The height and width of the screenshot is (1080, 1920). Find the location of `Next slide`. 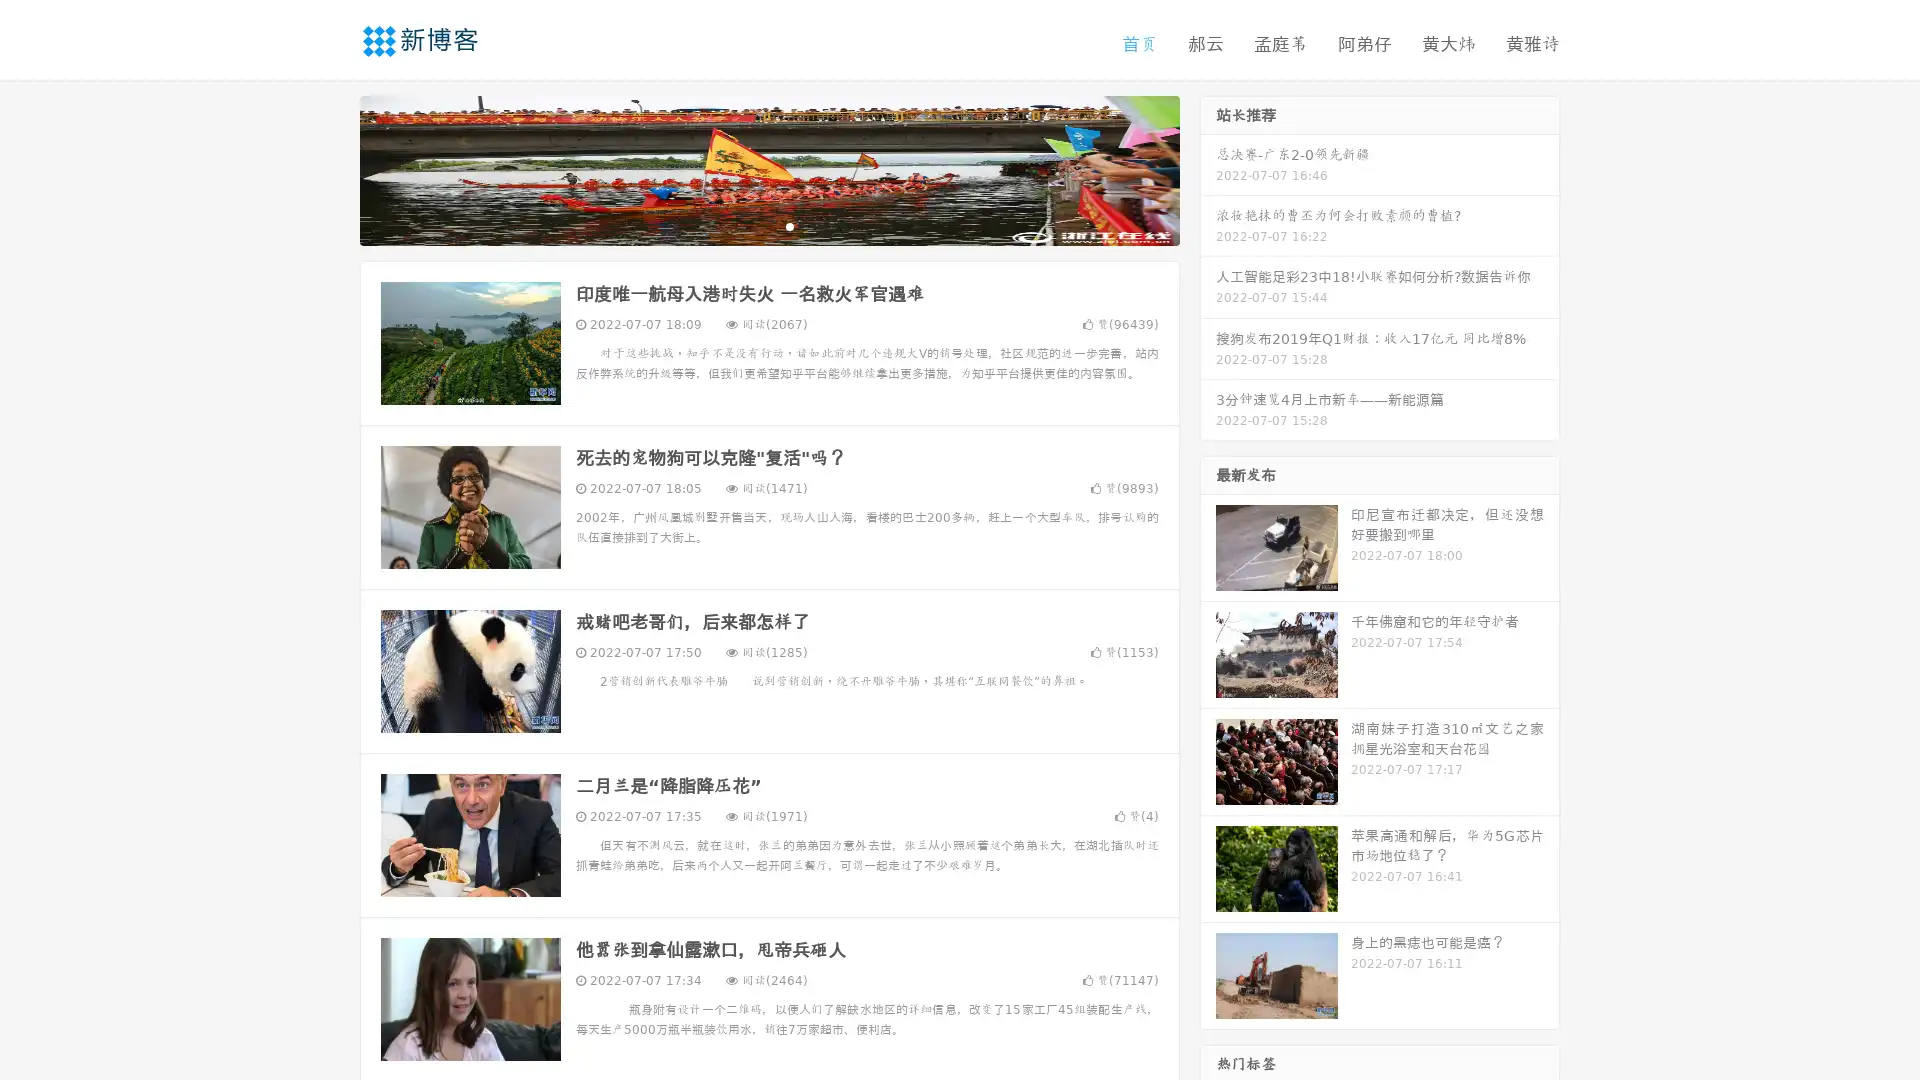

Next slide is located at coordinates (1208, 168).